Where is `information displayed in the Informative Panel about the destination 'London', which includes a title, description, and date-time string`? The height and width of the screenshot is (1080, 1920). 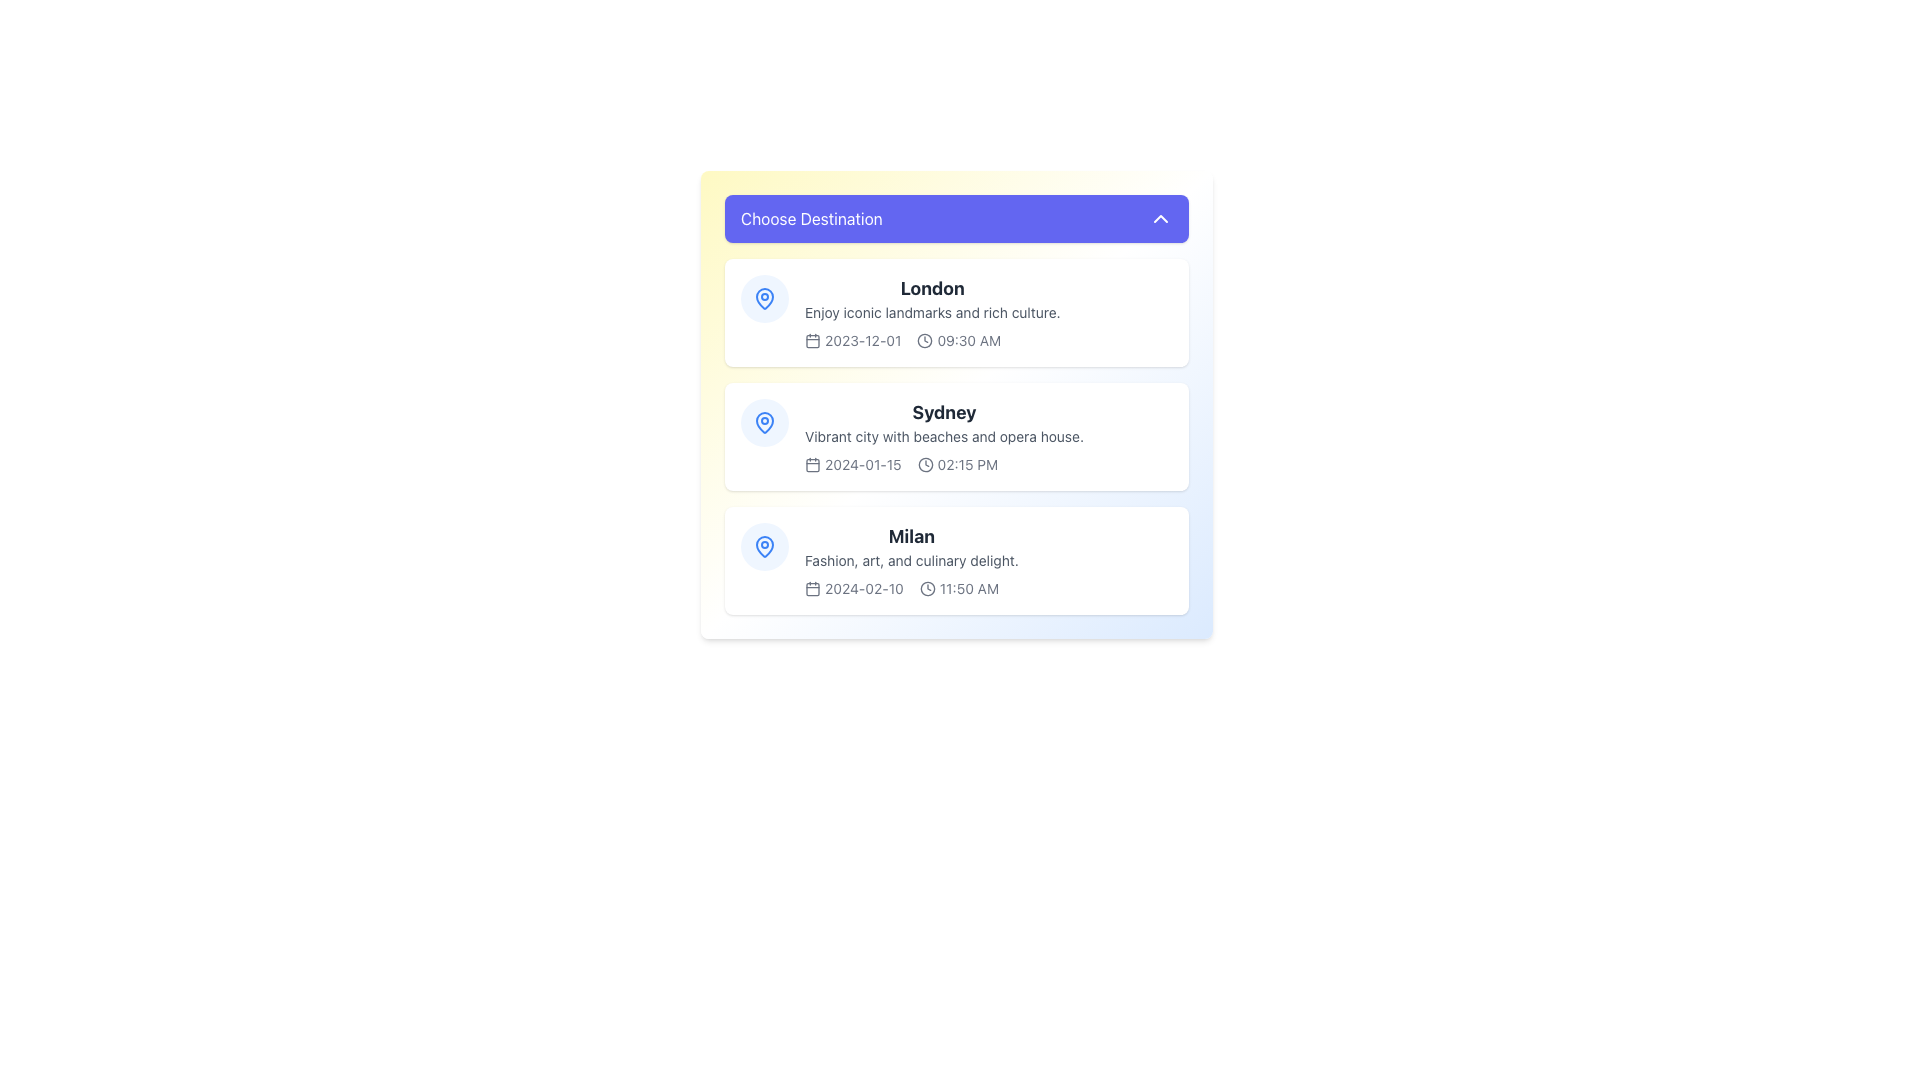
information displayed in the Informative Panel about the destination 'London', which includes a title, description, and date-time string is located at coordinates (931, 312).